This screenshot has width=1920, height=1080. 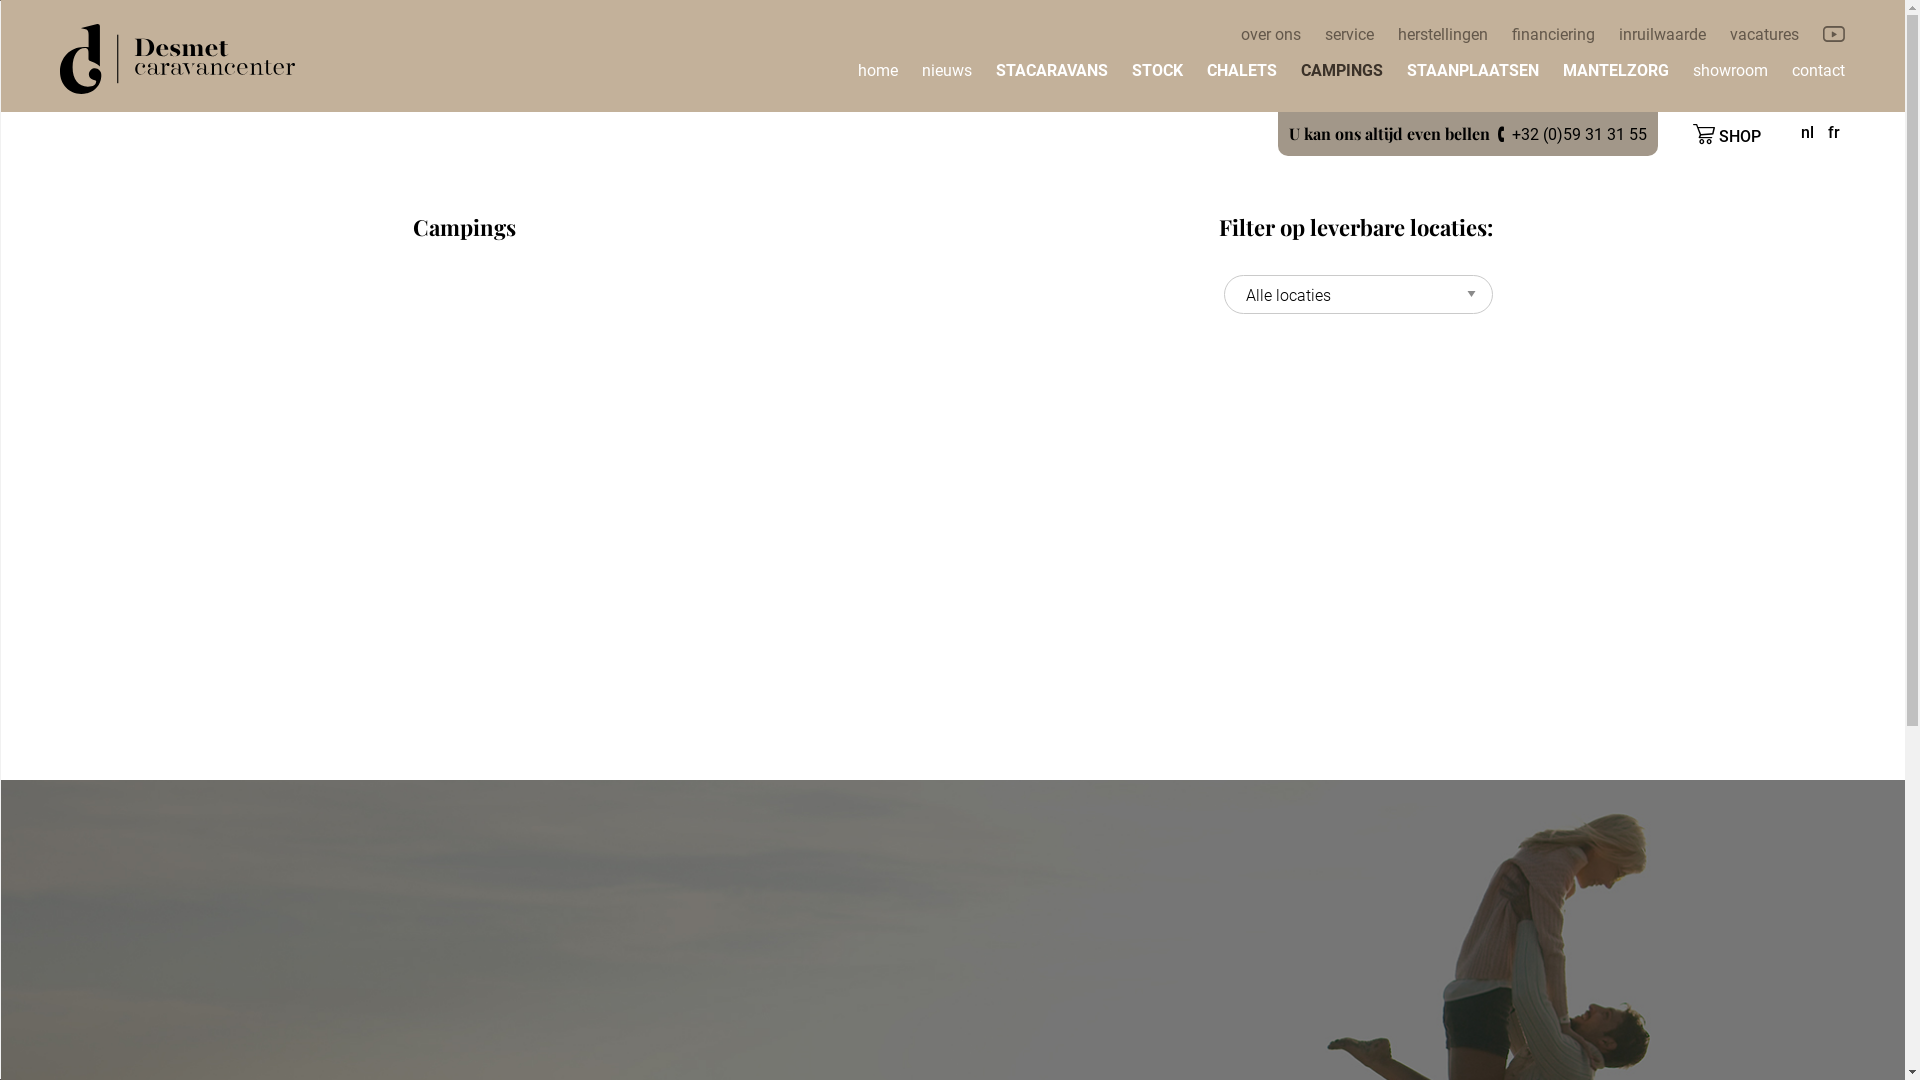 What do you see at coordinates (1726, 134) in the screenshot?
I see `'SHOP'` at bounding box center [1726, 134].